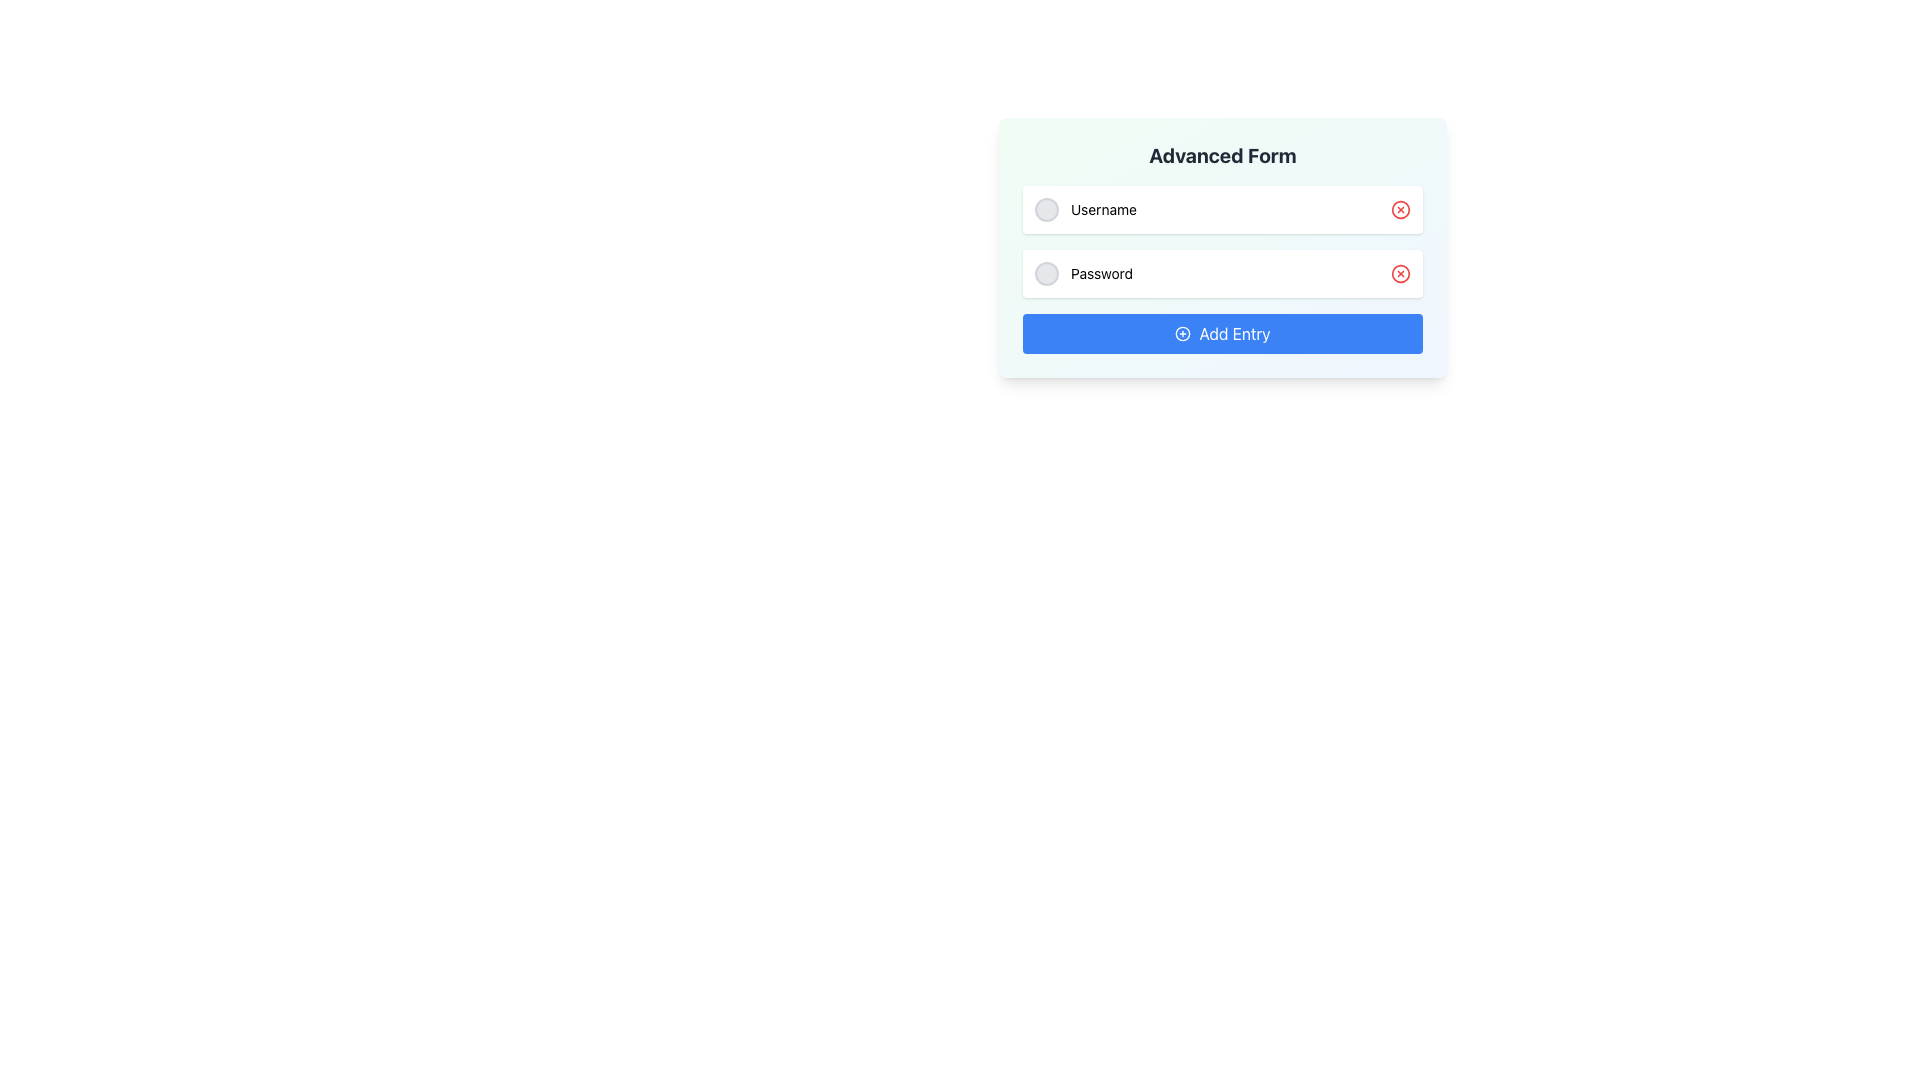 The image size is (1920, 1080). Describe the element at coordinates (1083, 273) in the screenshot. I see `label that indicates the password input field, which is positioned immediately below the Username field in the form layout` at that location.